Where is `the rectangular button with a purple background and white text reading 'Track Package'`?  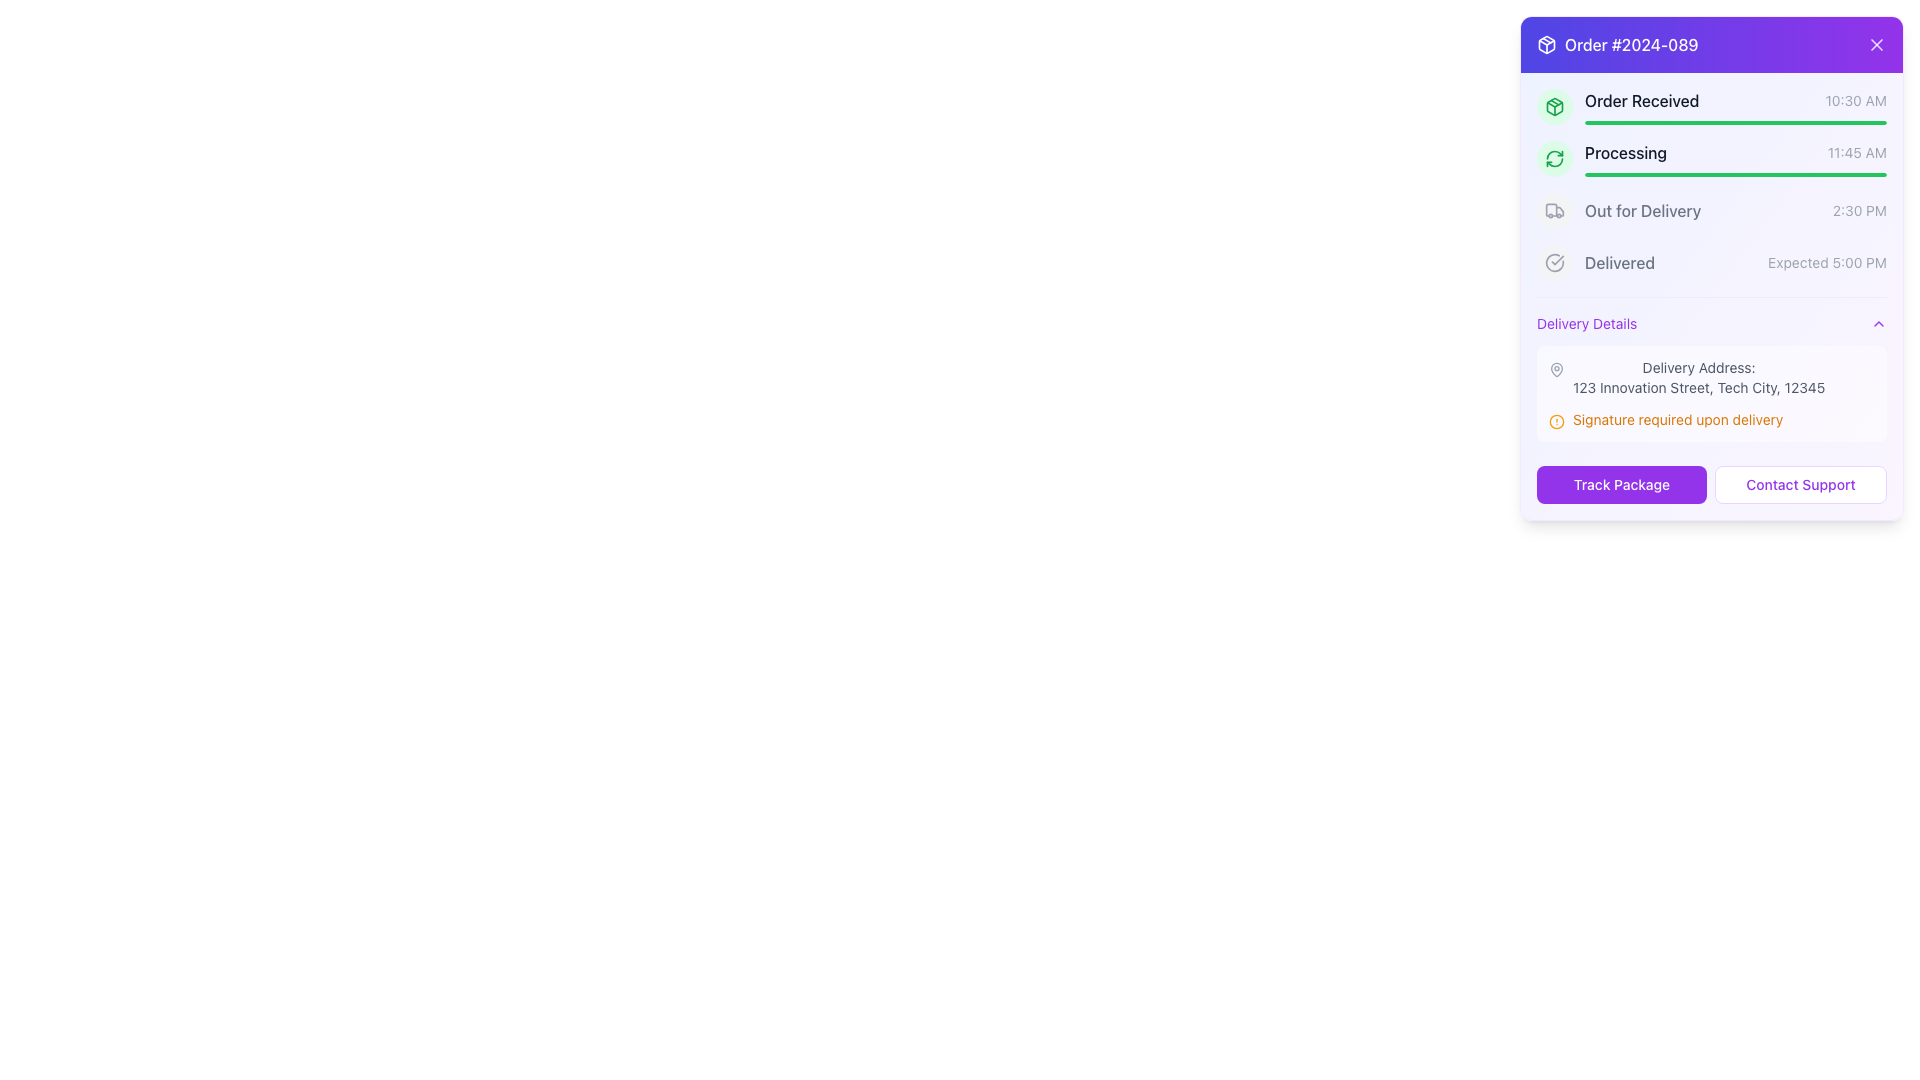
the rectangular button with a purple background and white text reading 'Track Package' is located at coordinates (1622, 485).